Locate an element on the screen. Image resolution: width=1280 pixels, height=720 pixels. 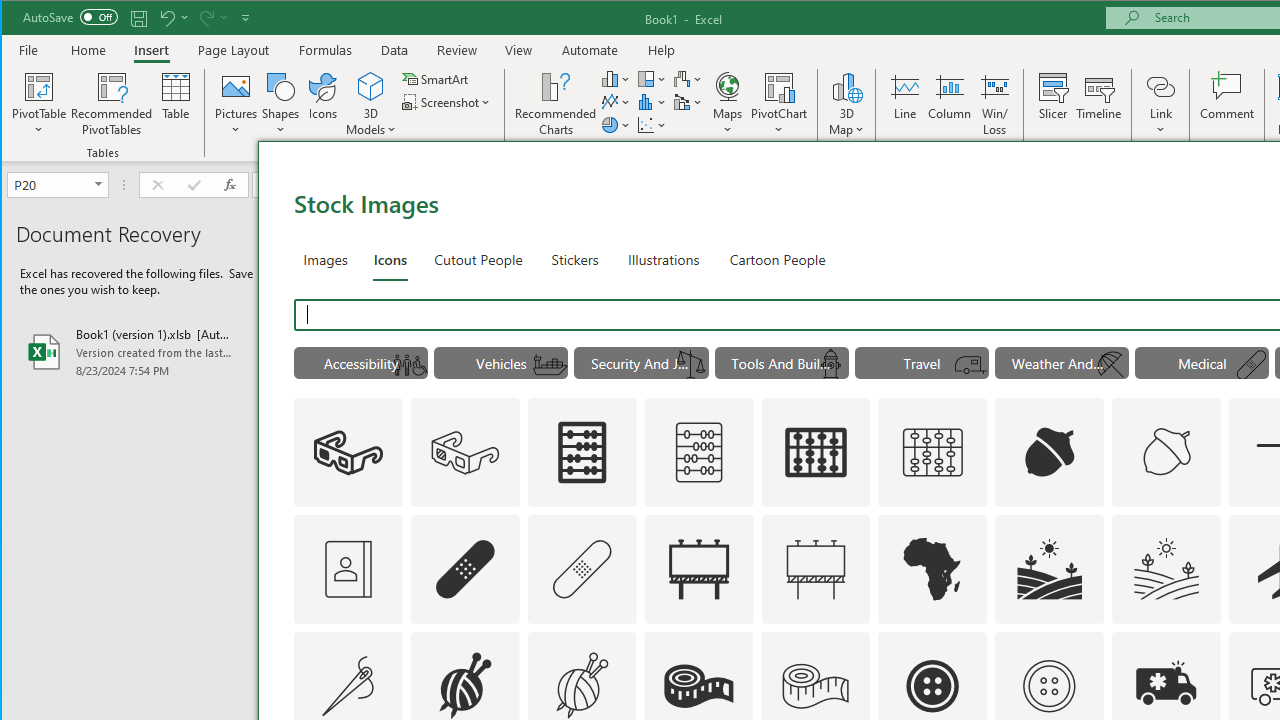
'Cutout People' is located at coordinates (477, 257).